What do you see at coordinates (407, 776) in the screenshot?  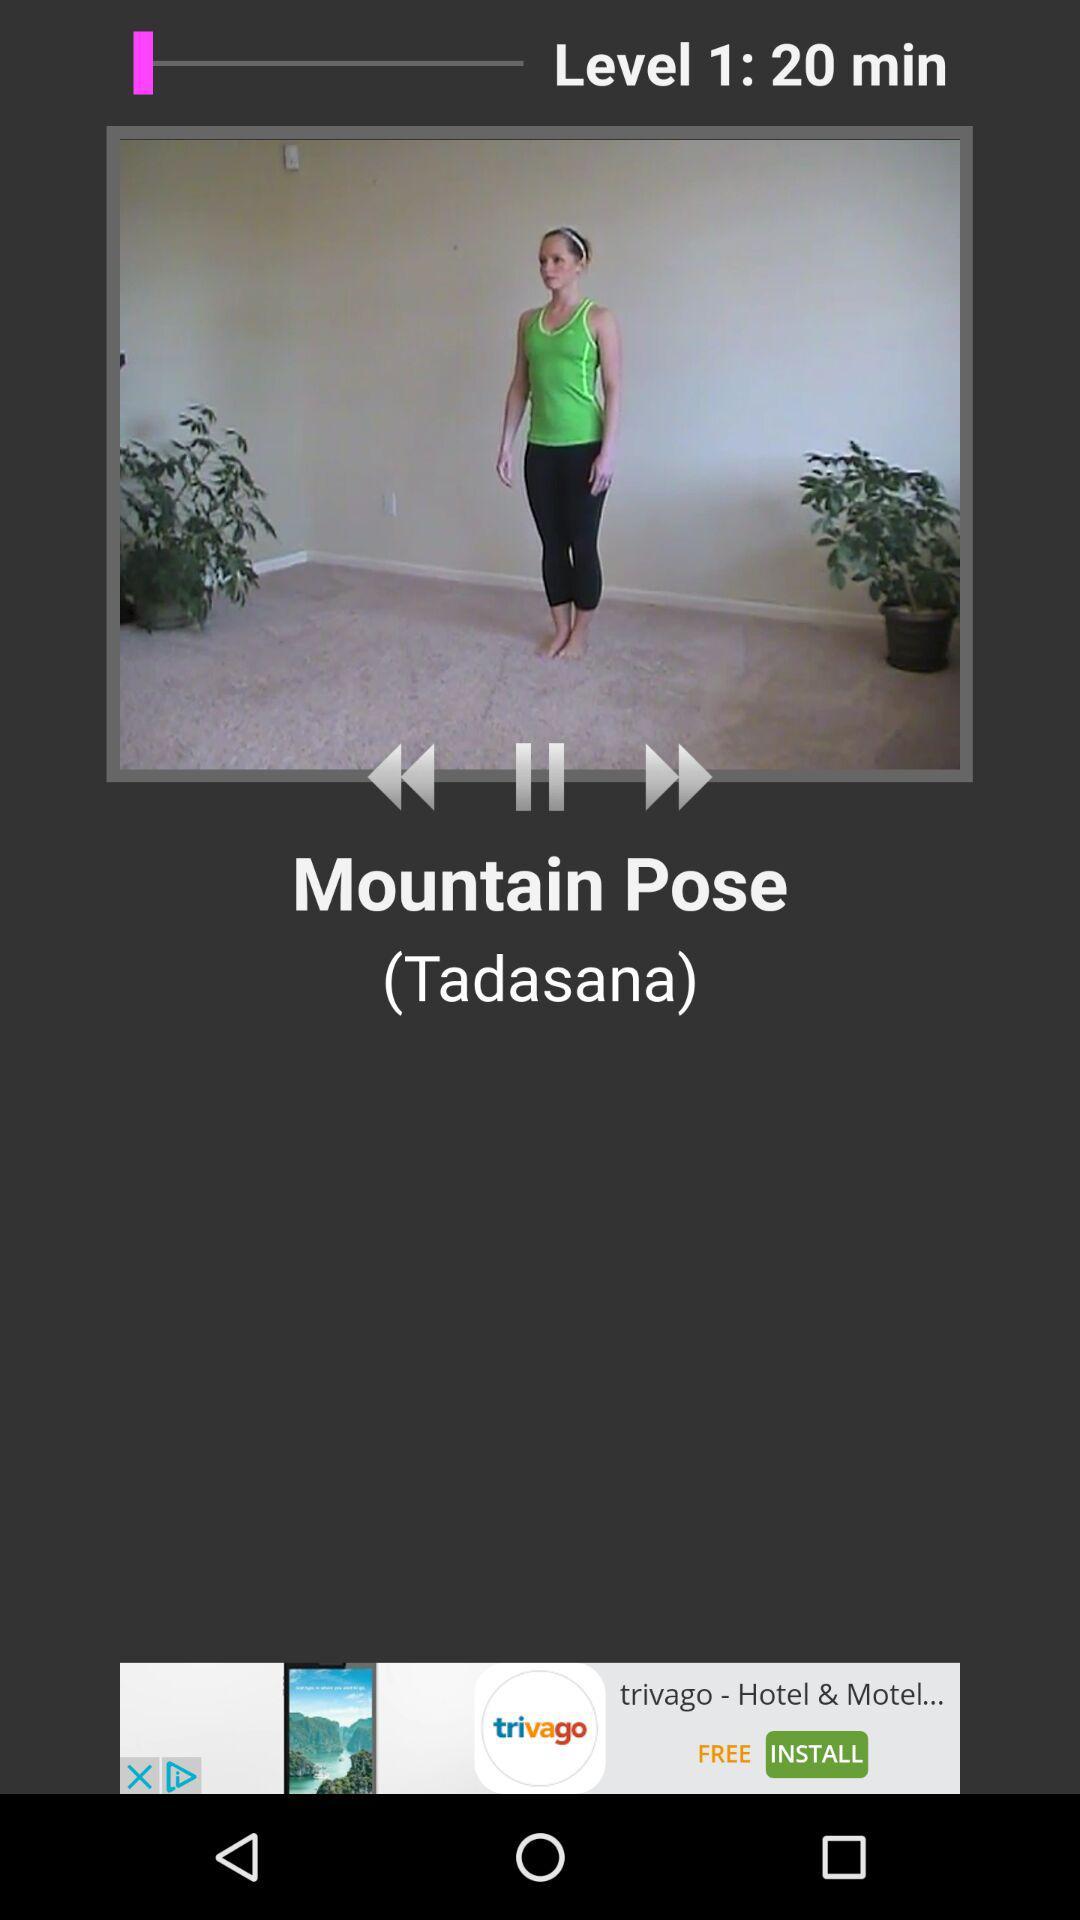 I see `back timeline video` at bounding box center [407, 776].